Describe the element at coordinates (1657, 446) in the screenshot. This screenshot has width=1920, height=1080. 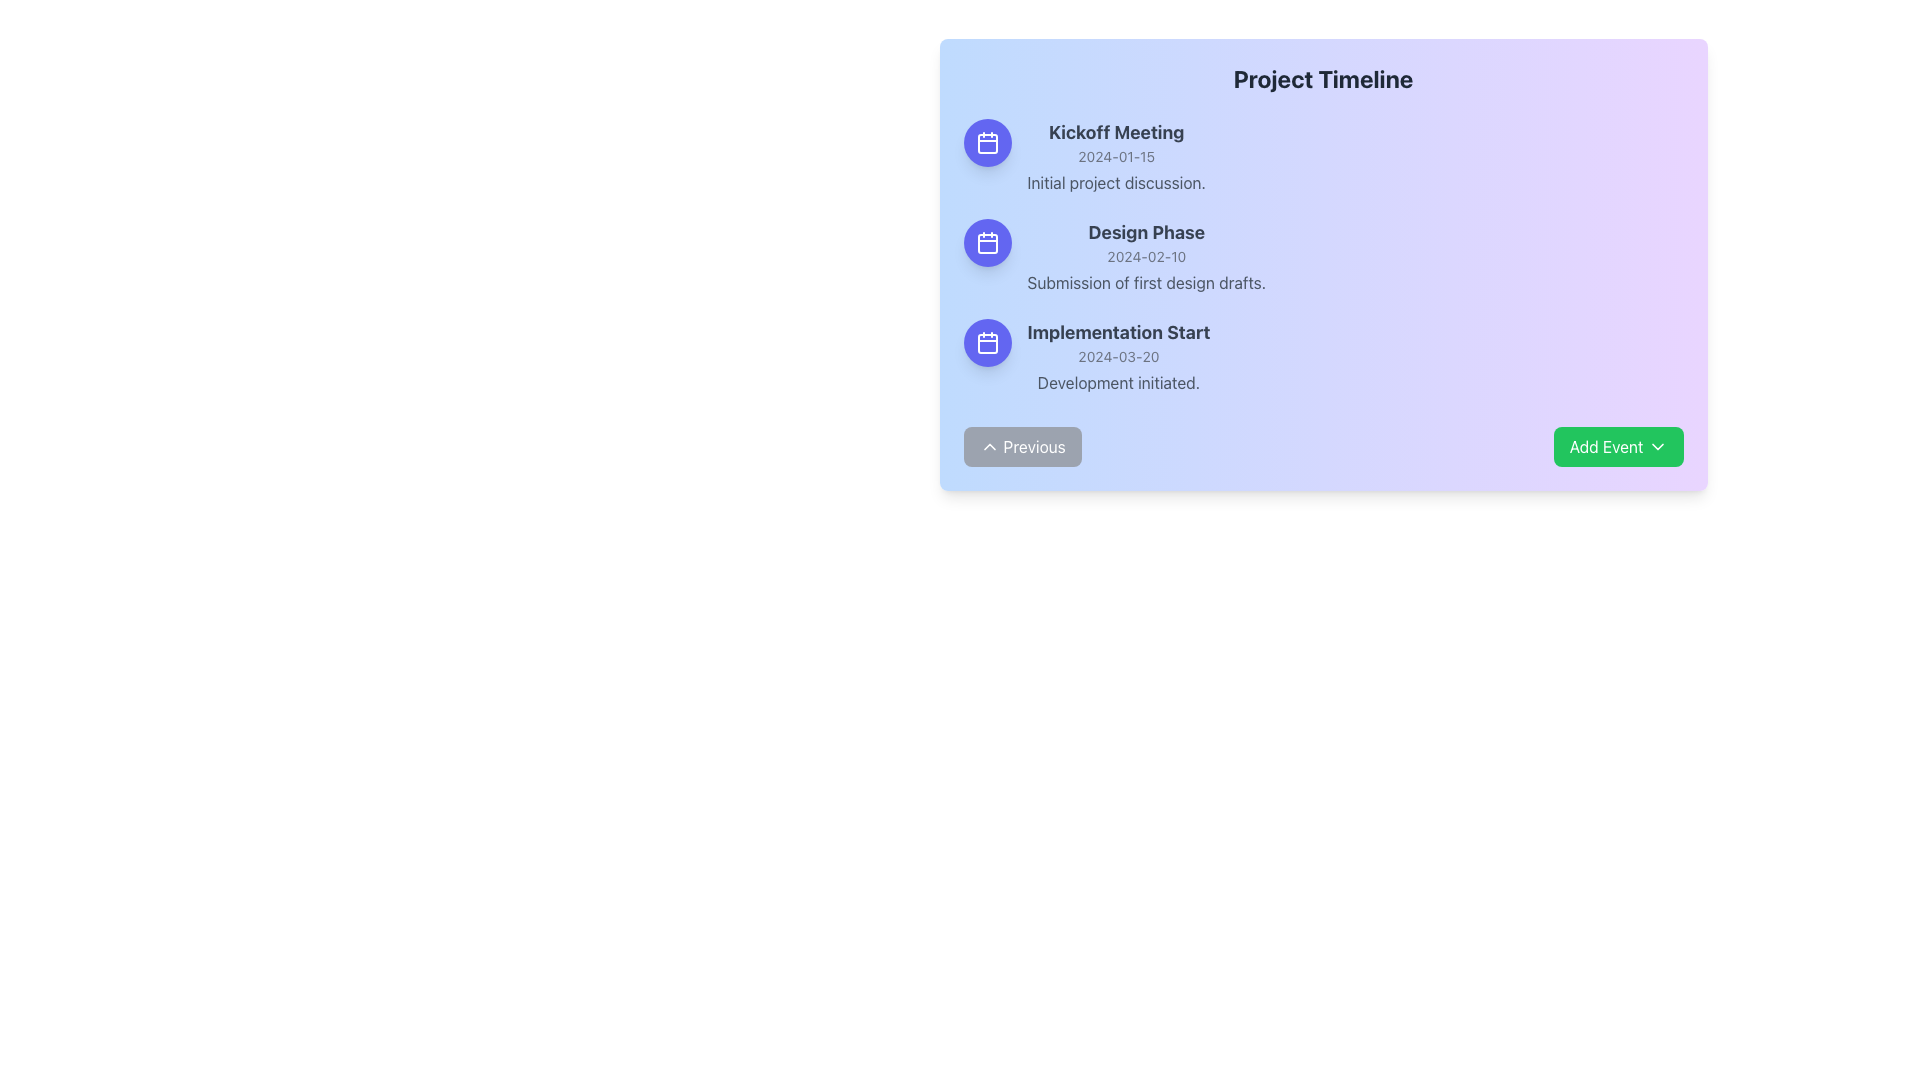
I see `the icon indicating additional options available in the 'Add Event' button group` at that location.